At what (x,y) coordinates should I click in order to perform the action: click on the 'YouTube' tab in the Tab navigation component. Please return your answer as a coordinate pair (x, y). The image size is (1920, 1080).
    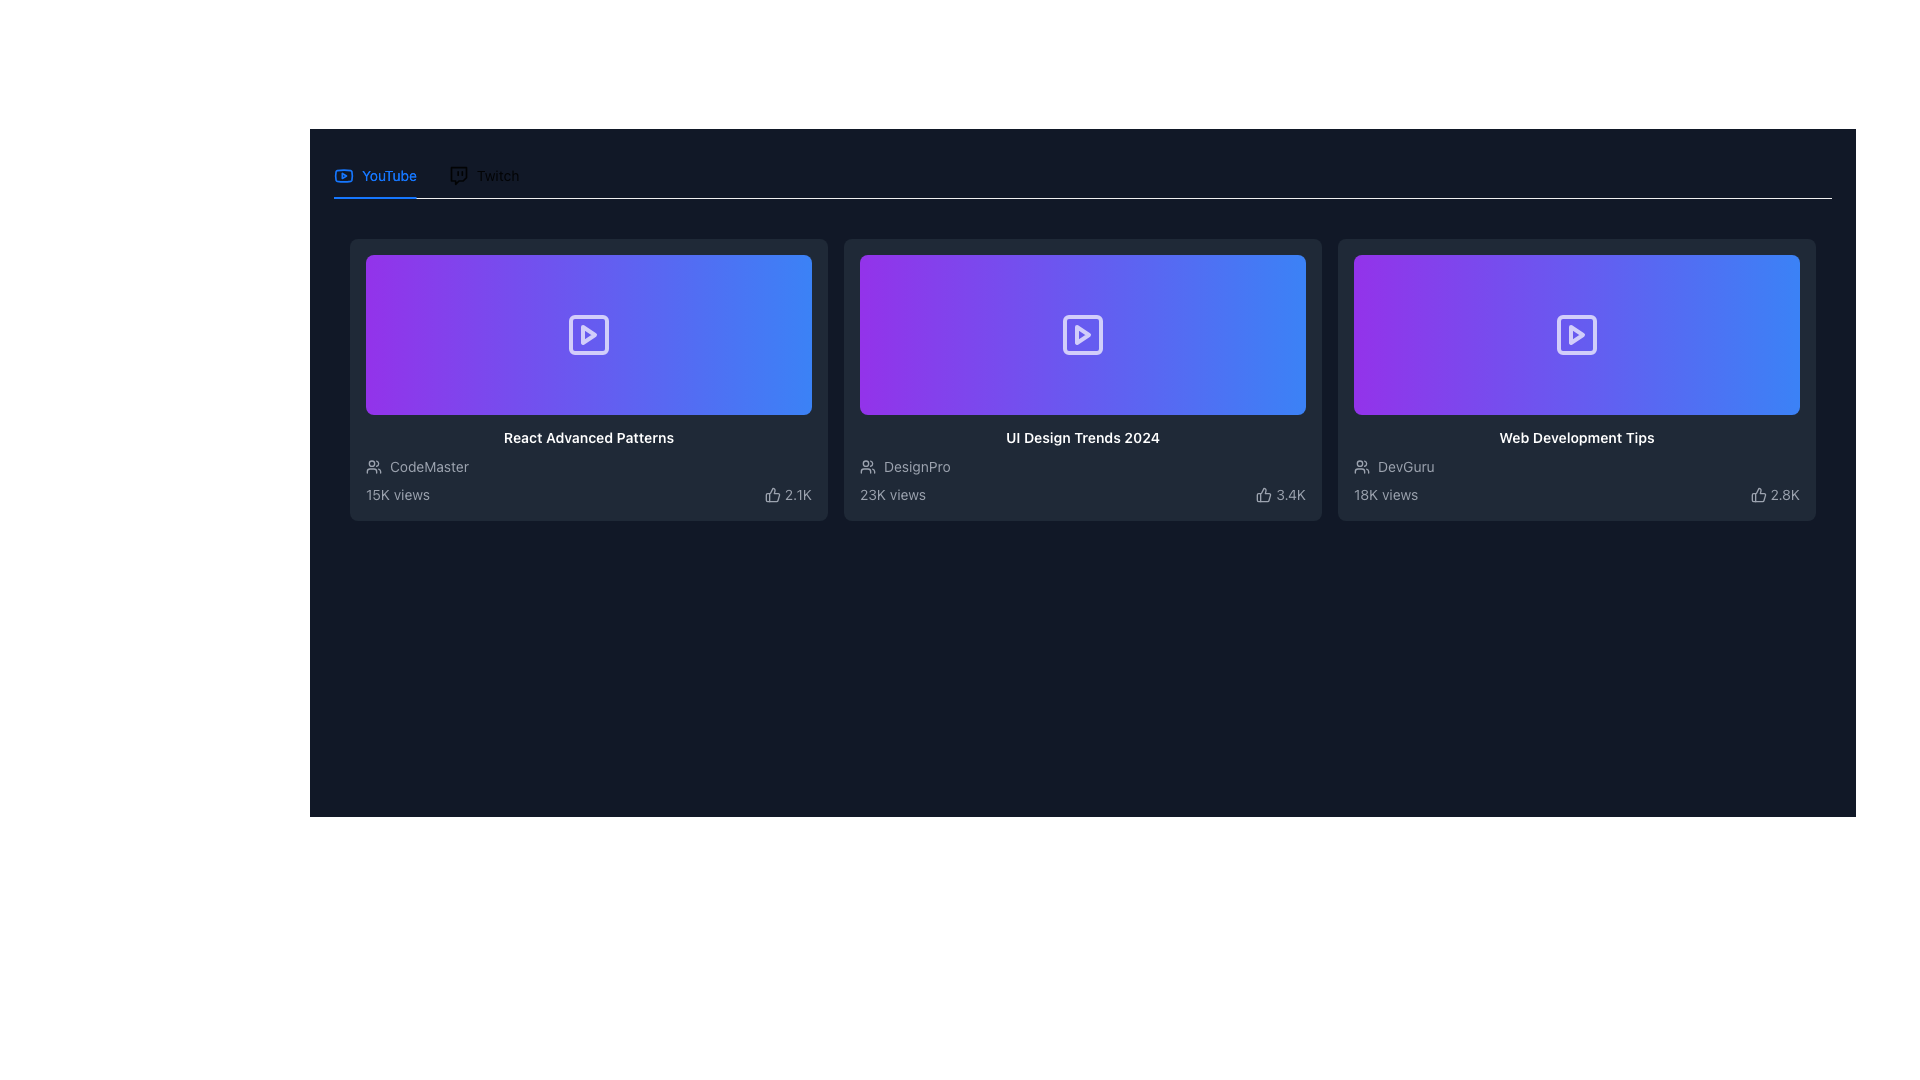
    Looking at the image, I should click on (425, 175).